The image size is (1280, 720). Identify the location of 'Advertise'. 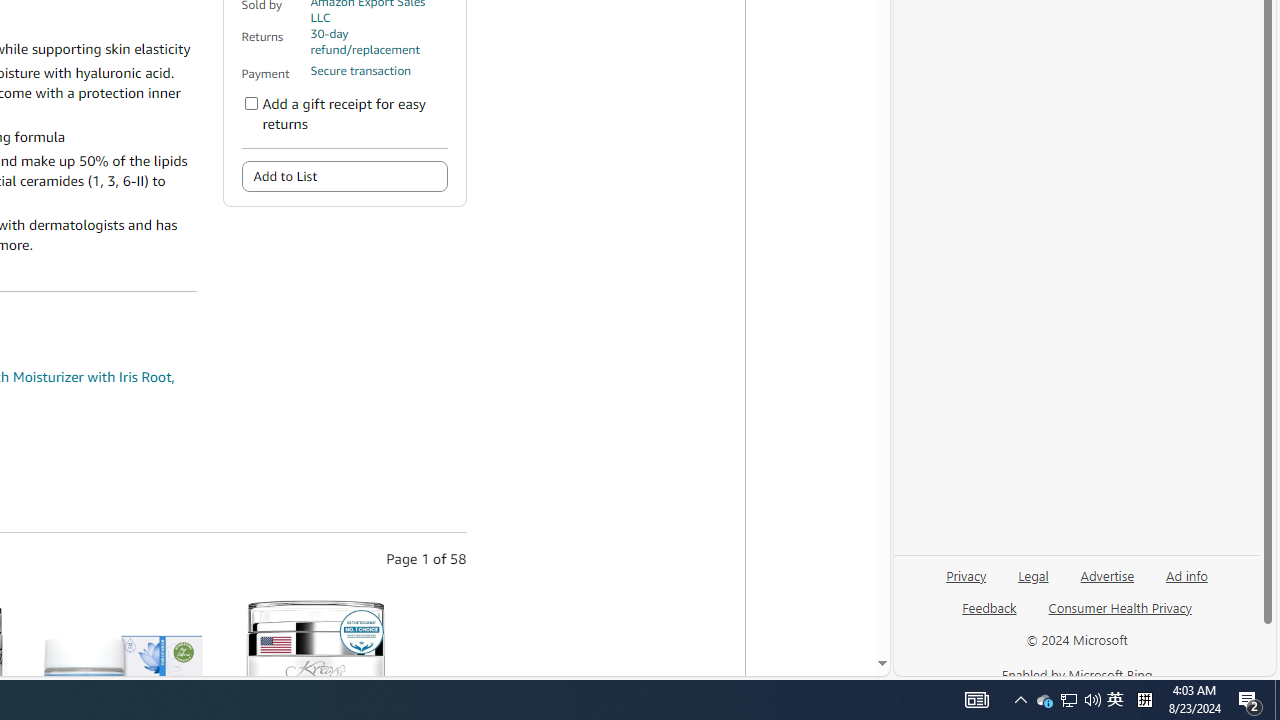
(1106, 583).